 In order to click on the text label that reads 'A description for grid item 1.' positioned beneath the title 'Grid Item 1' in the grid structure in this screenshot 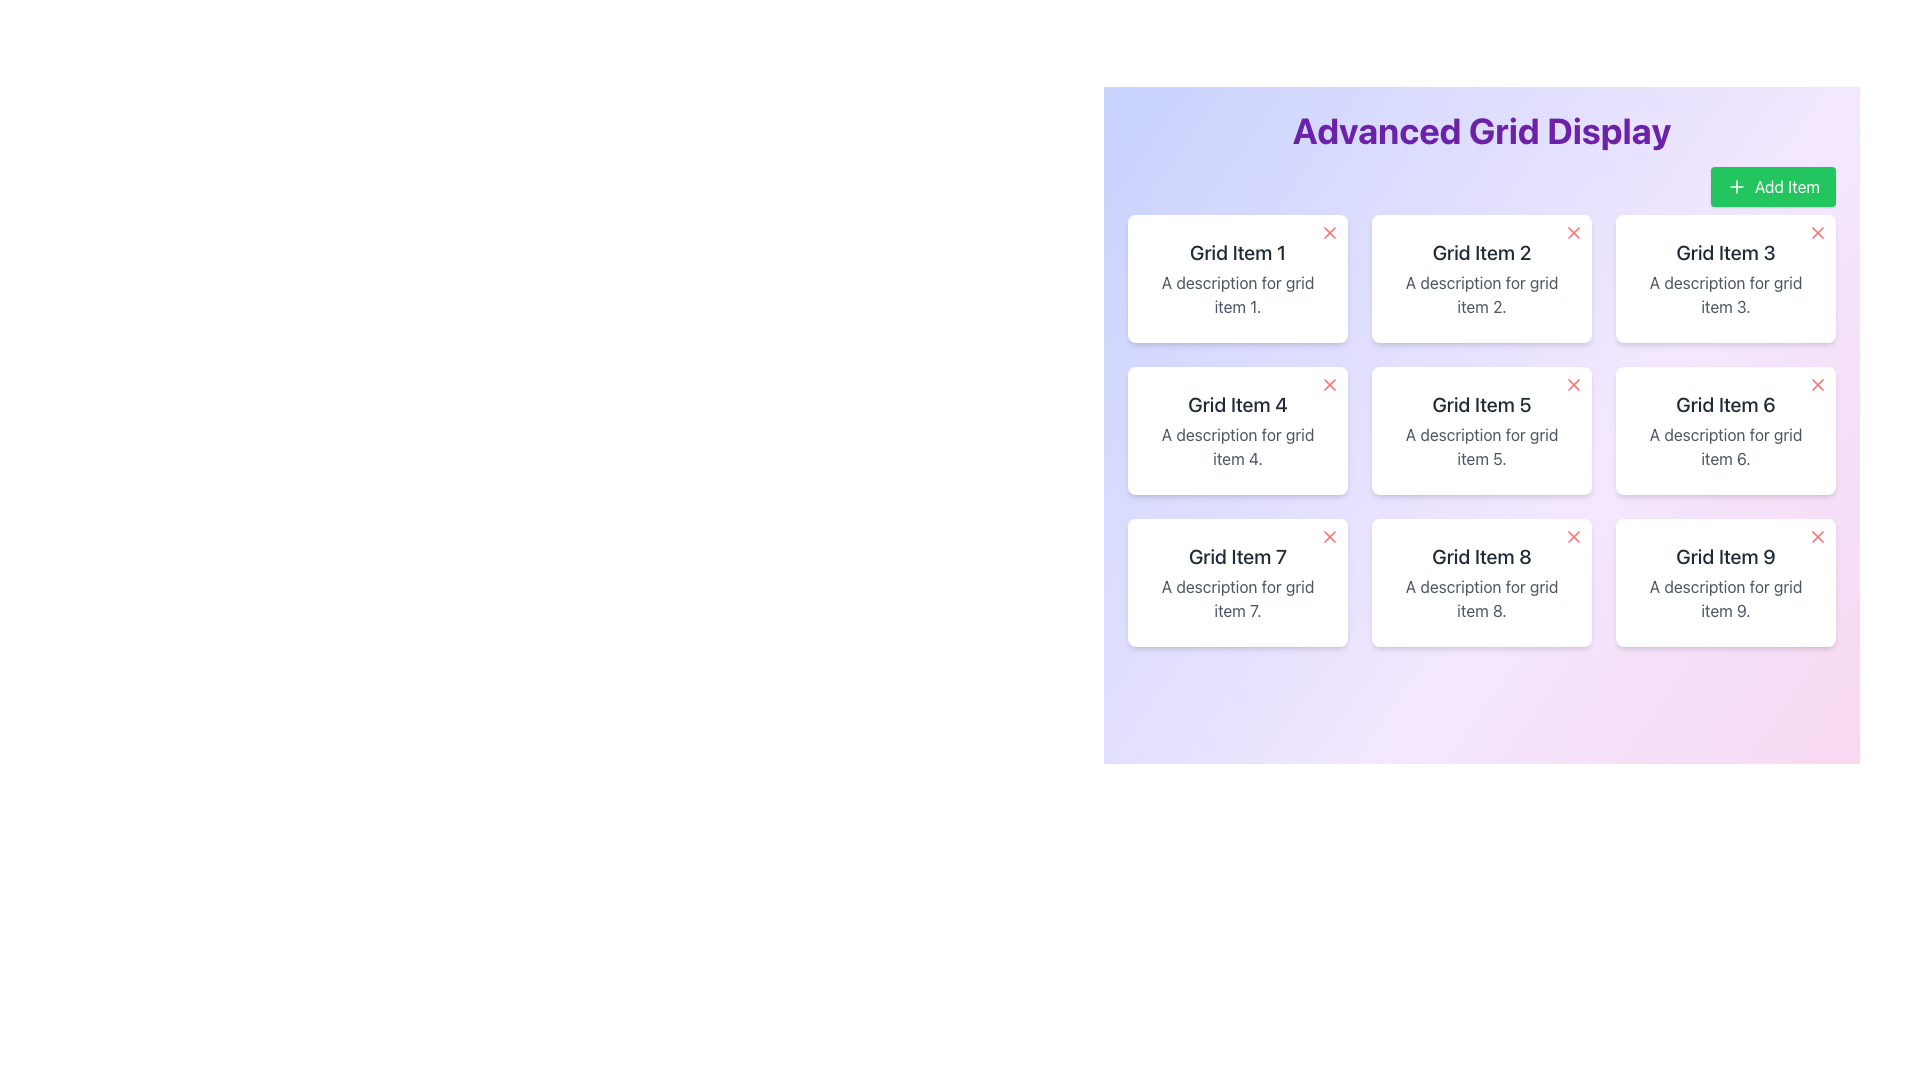, I will do `click(1237, 294)`.